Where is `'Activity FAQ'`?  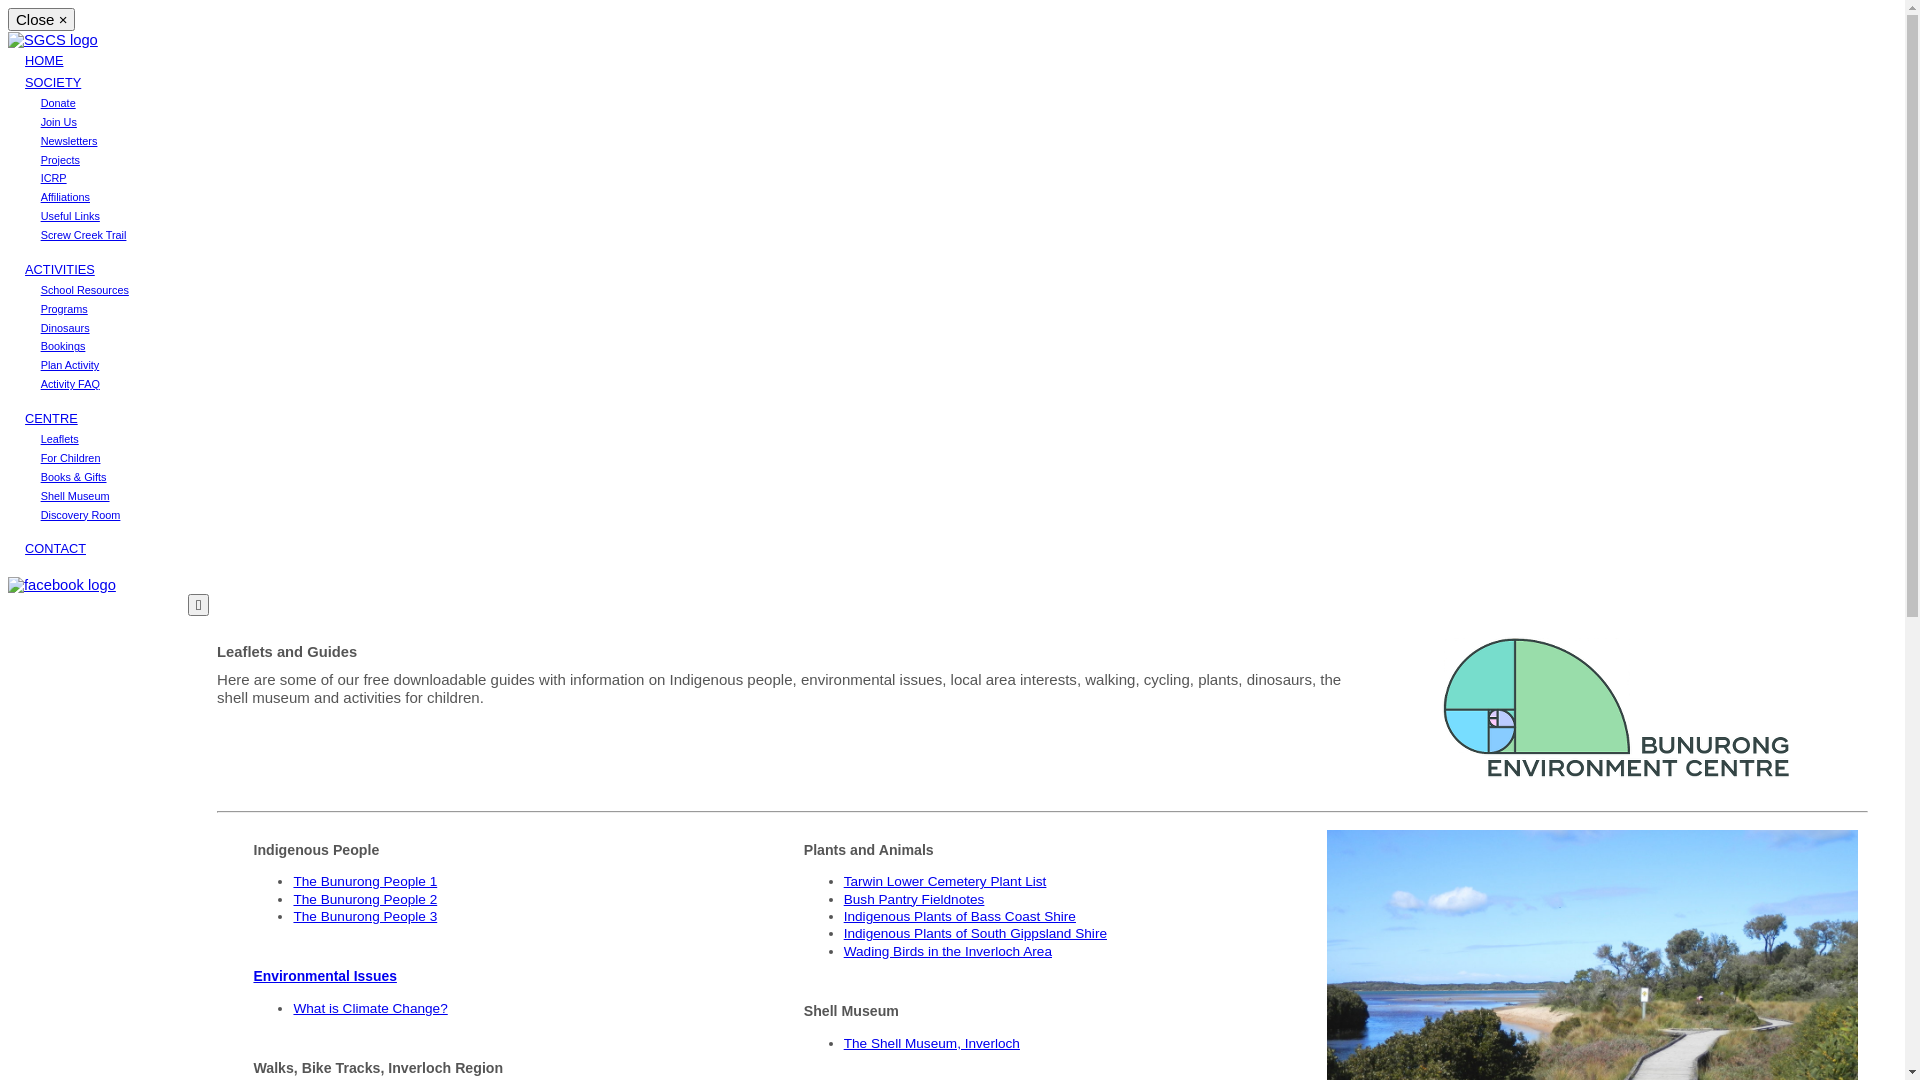 'Activity FAQ' is located at coordinates (70, 384).